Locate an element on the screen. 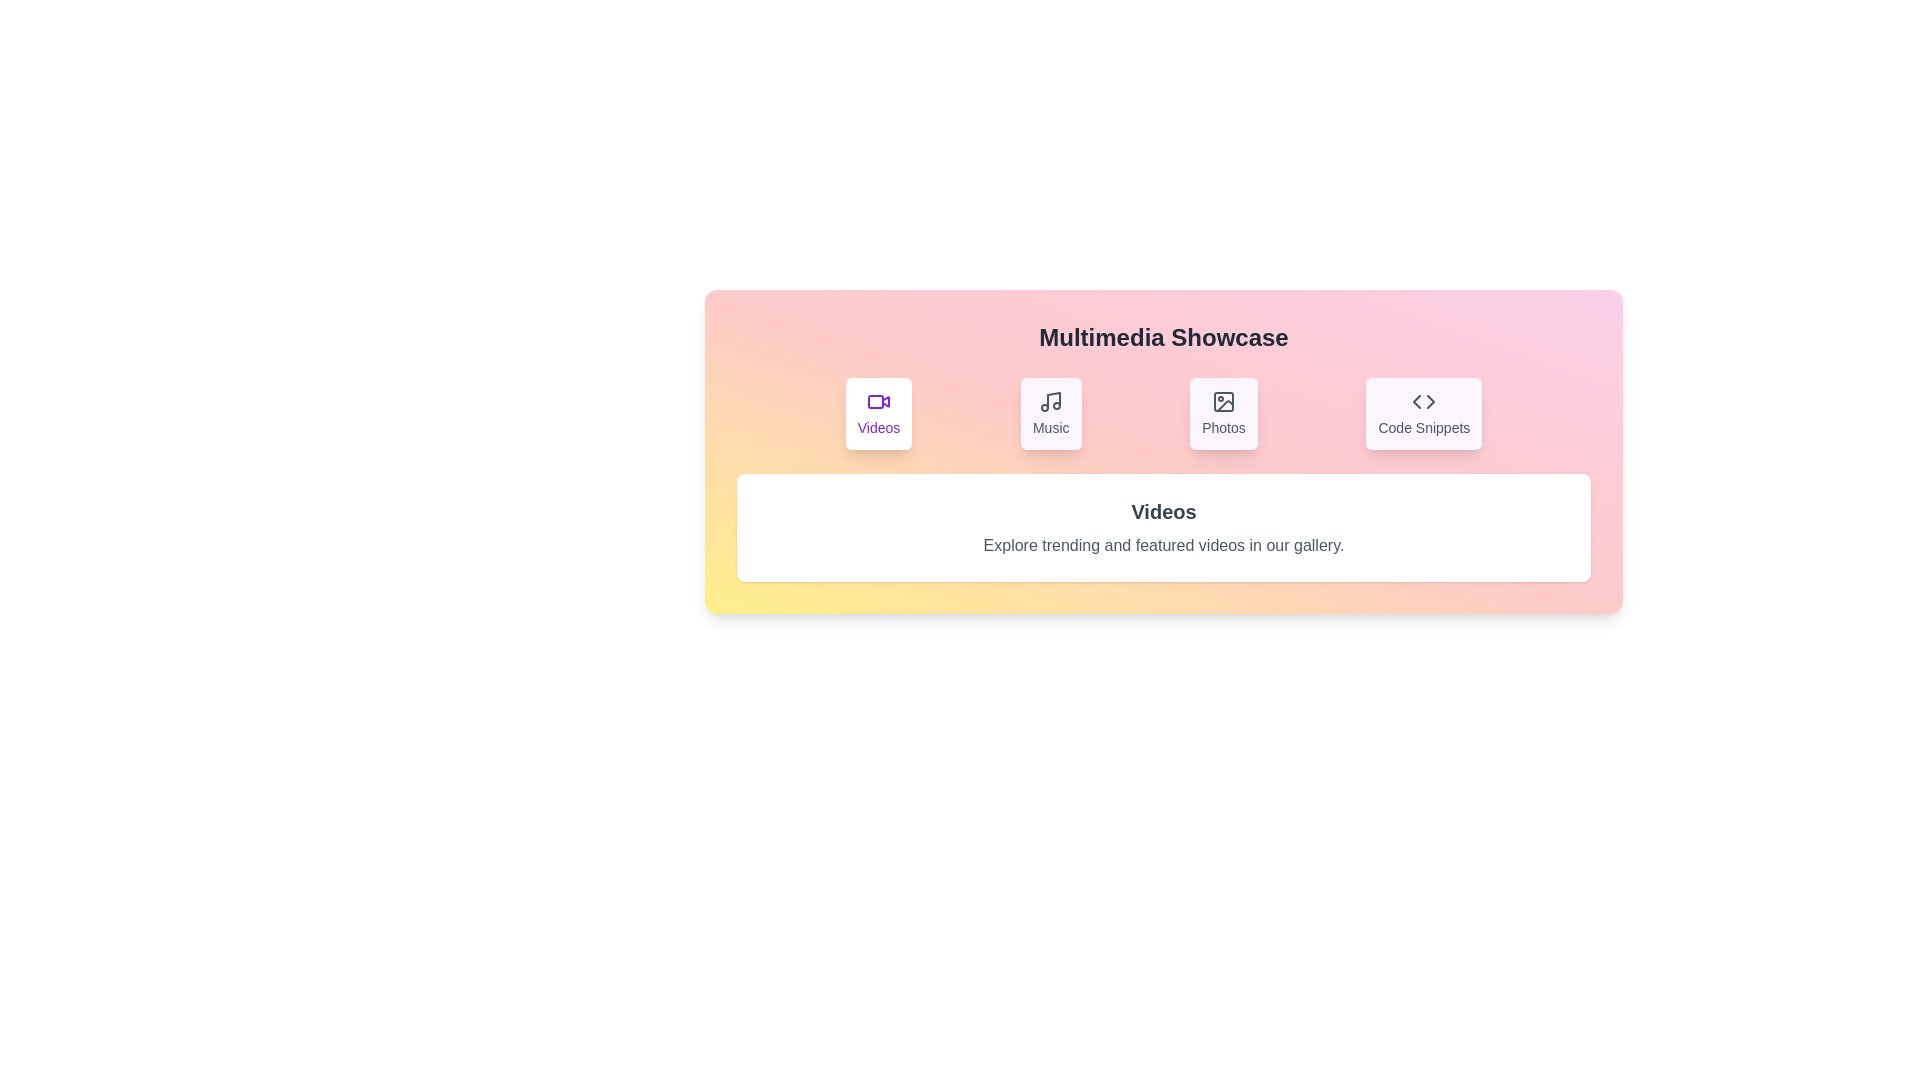 This screenshot has width=1920, height=1080. the Code Snippets tab to view its content is located at coordinates (1423, 412).